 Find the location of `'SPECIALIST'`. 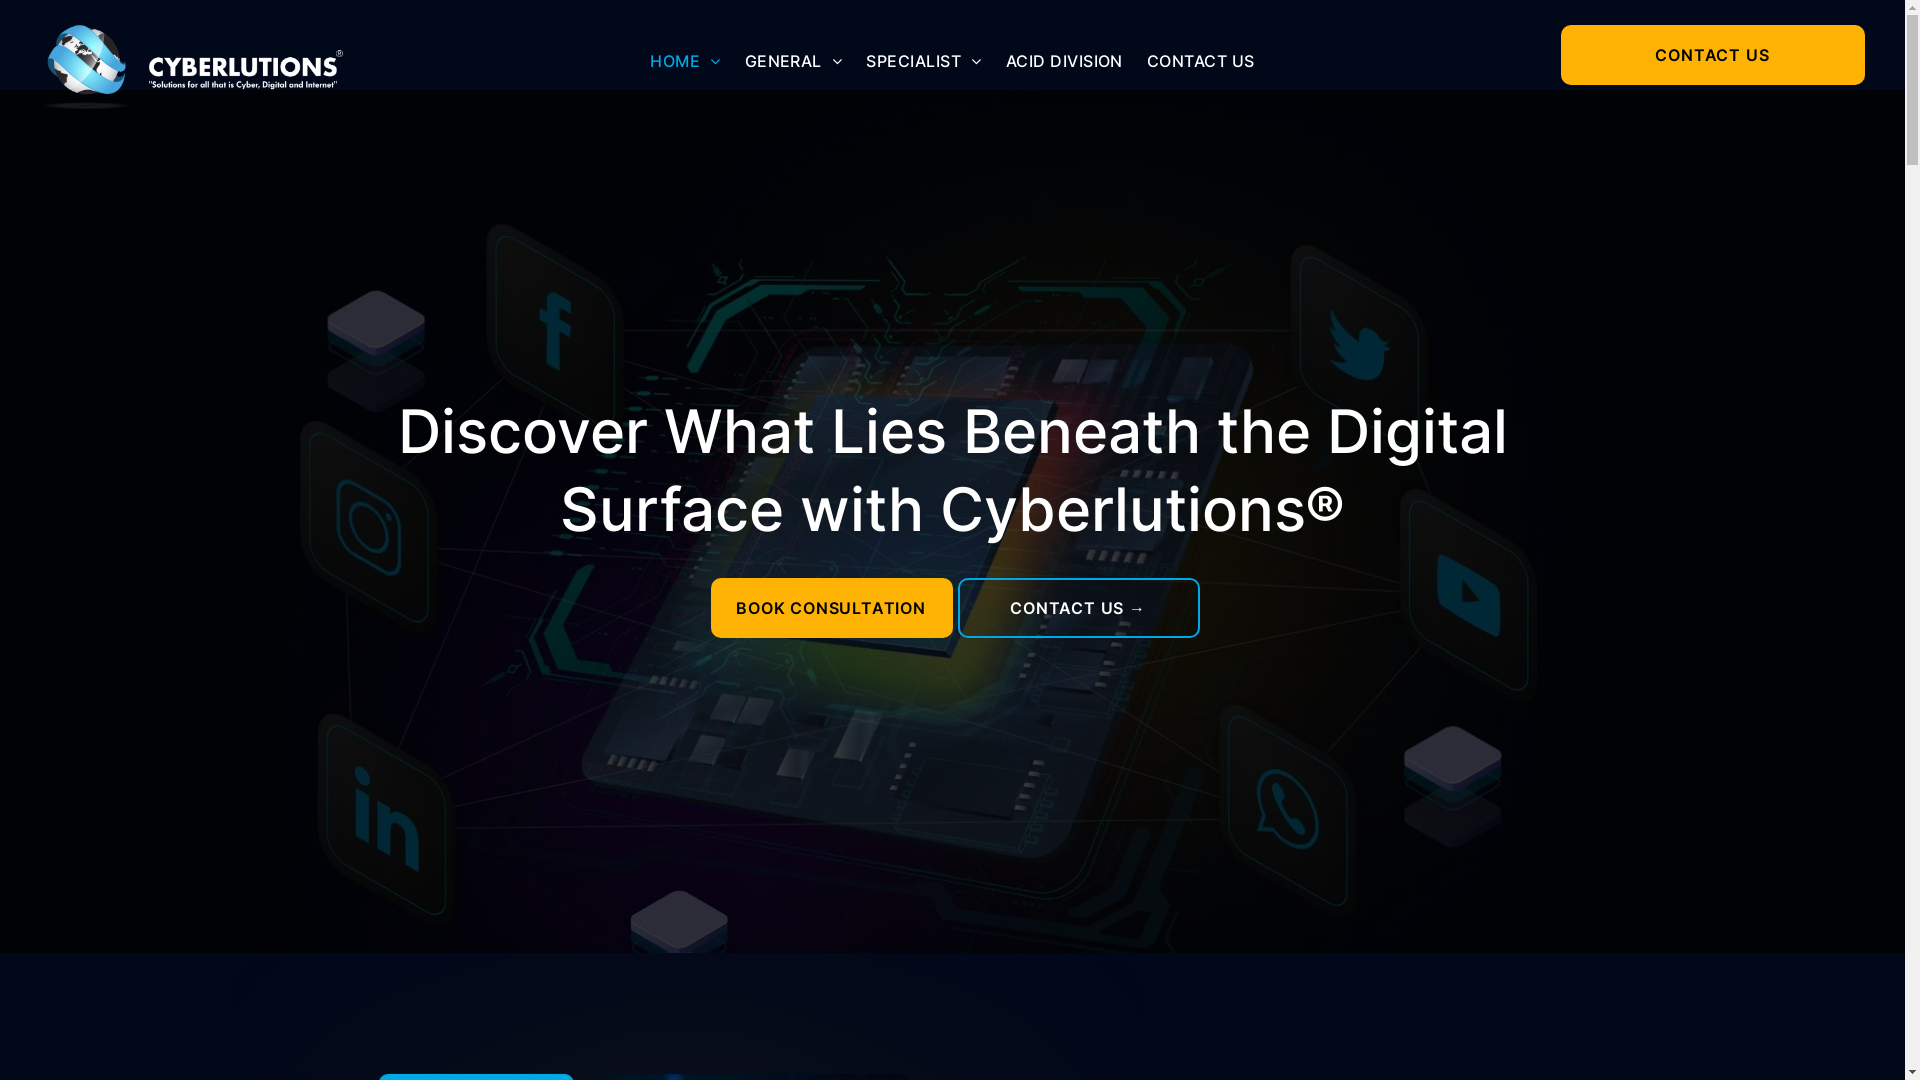

'SPECIALIST' is located at coordinates (922, 60).